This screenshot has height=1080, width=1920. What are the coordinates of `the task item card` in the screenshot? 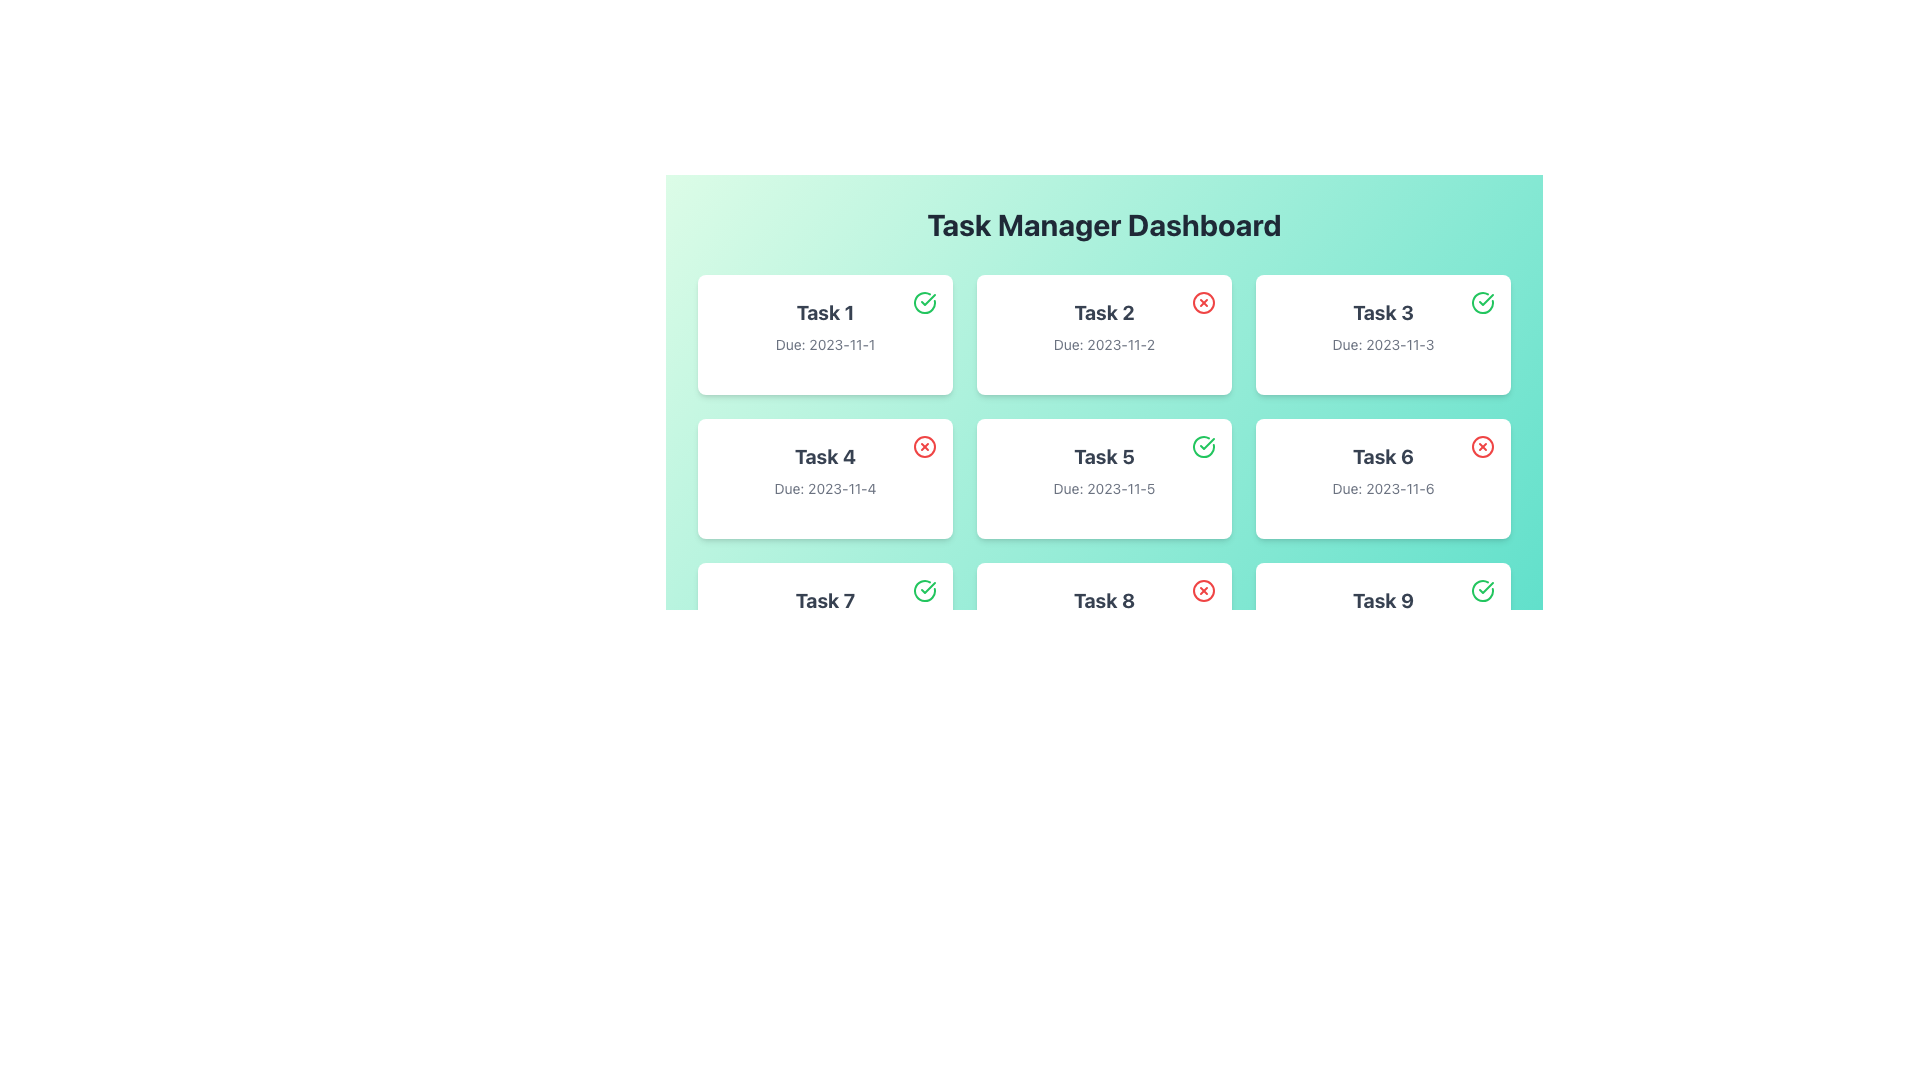 It's located at (1382, 334).